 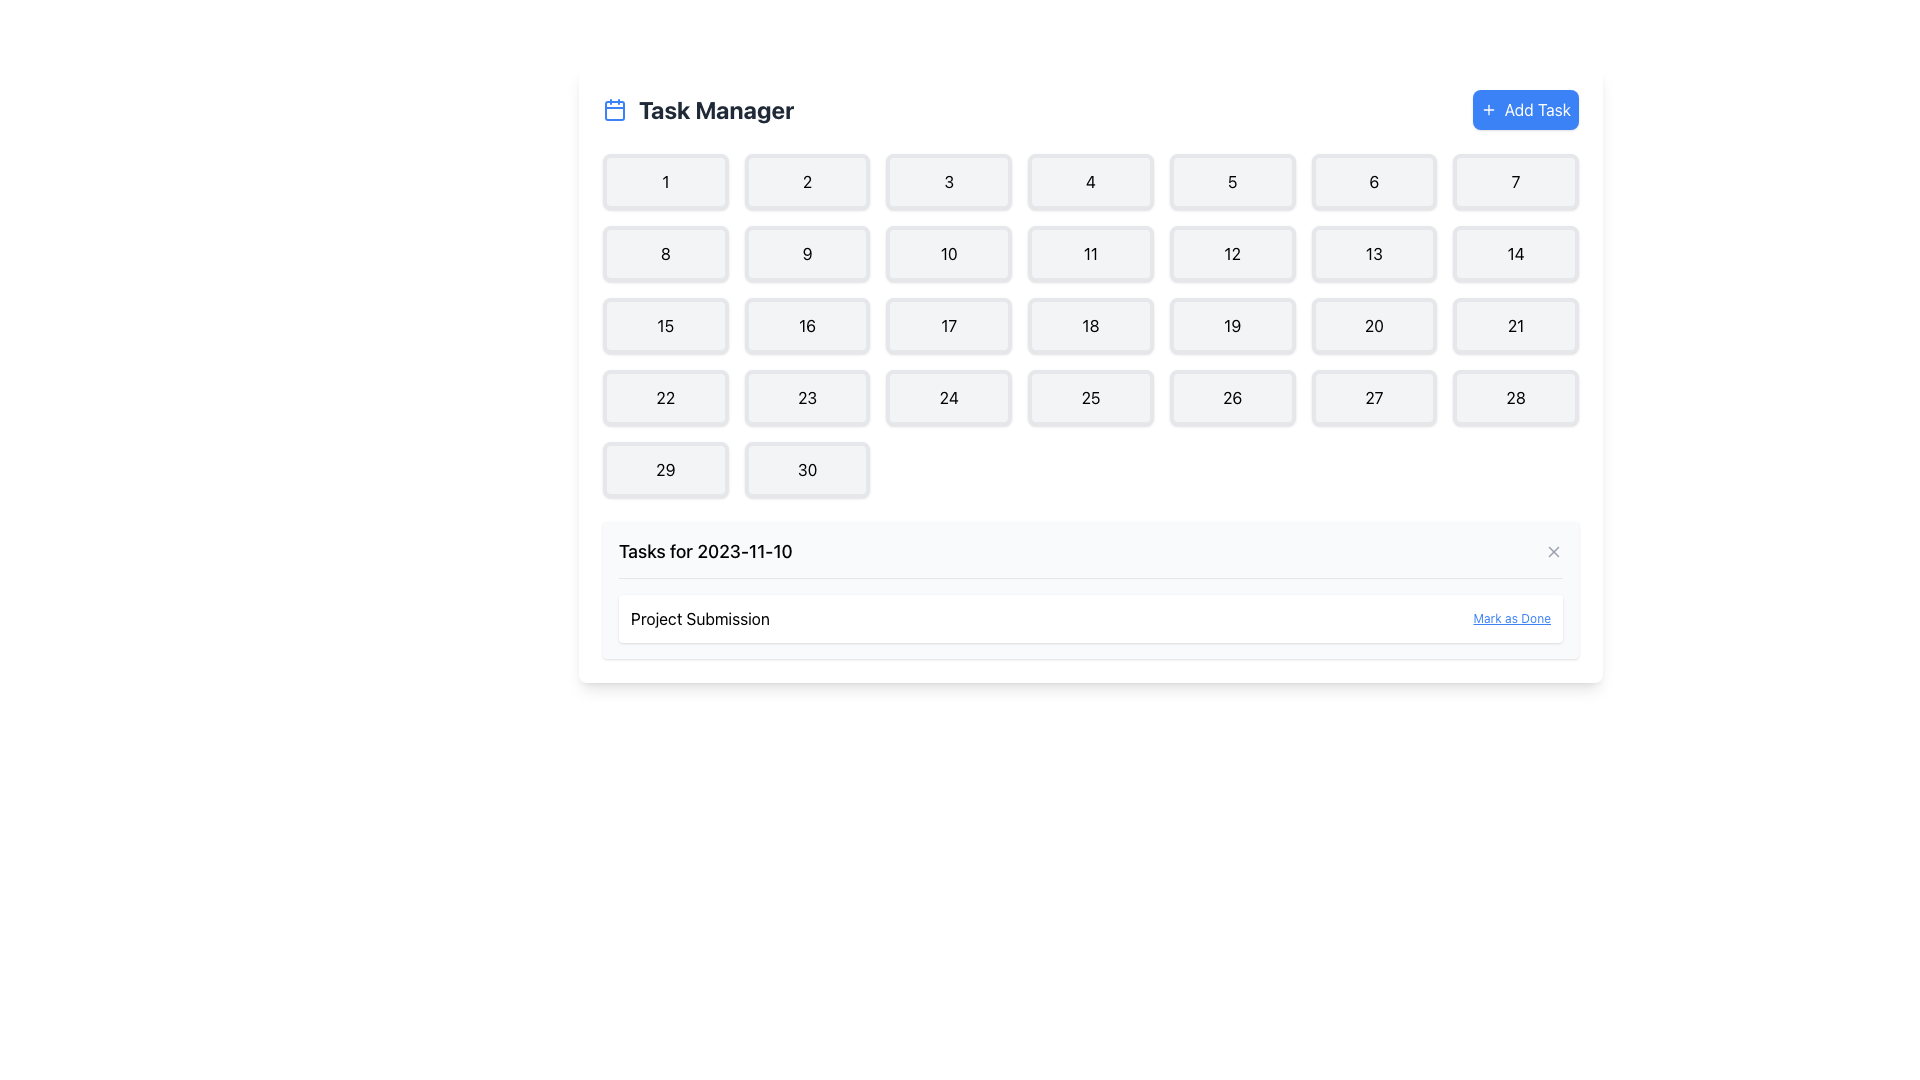 I want to click on the interactive calendar cell displaying the date '22' located in the fourth row and first column of the calendar grid under the 'Task Manager' header, so click(x=665, y=397).